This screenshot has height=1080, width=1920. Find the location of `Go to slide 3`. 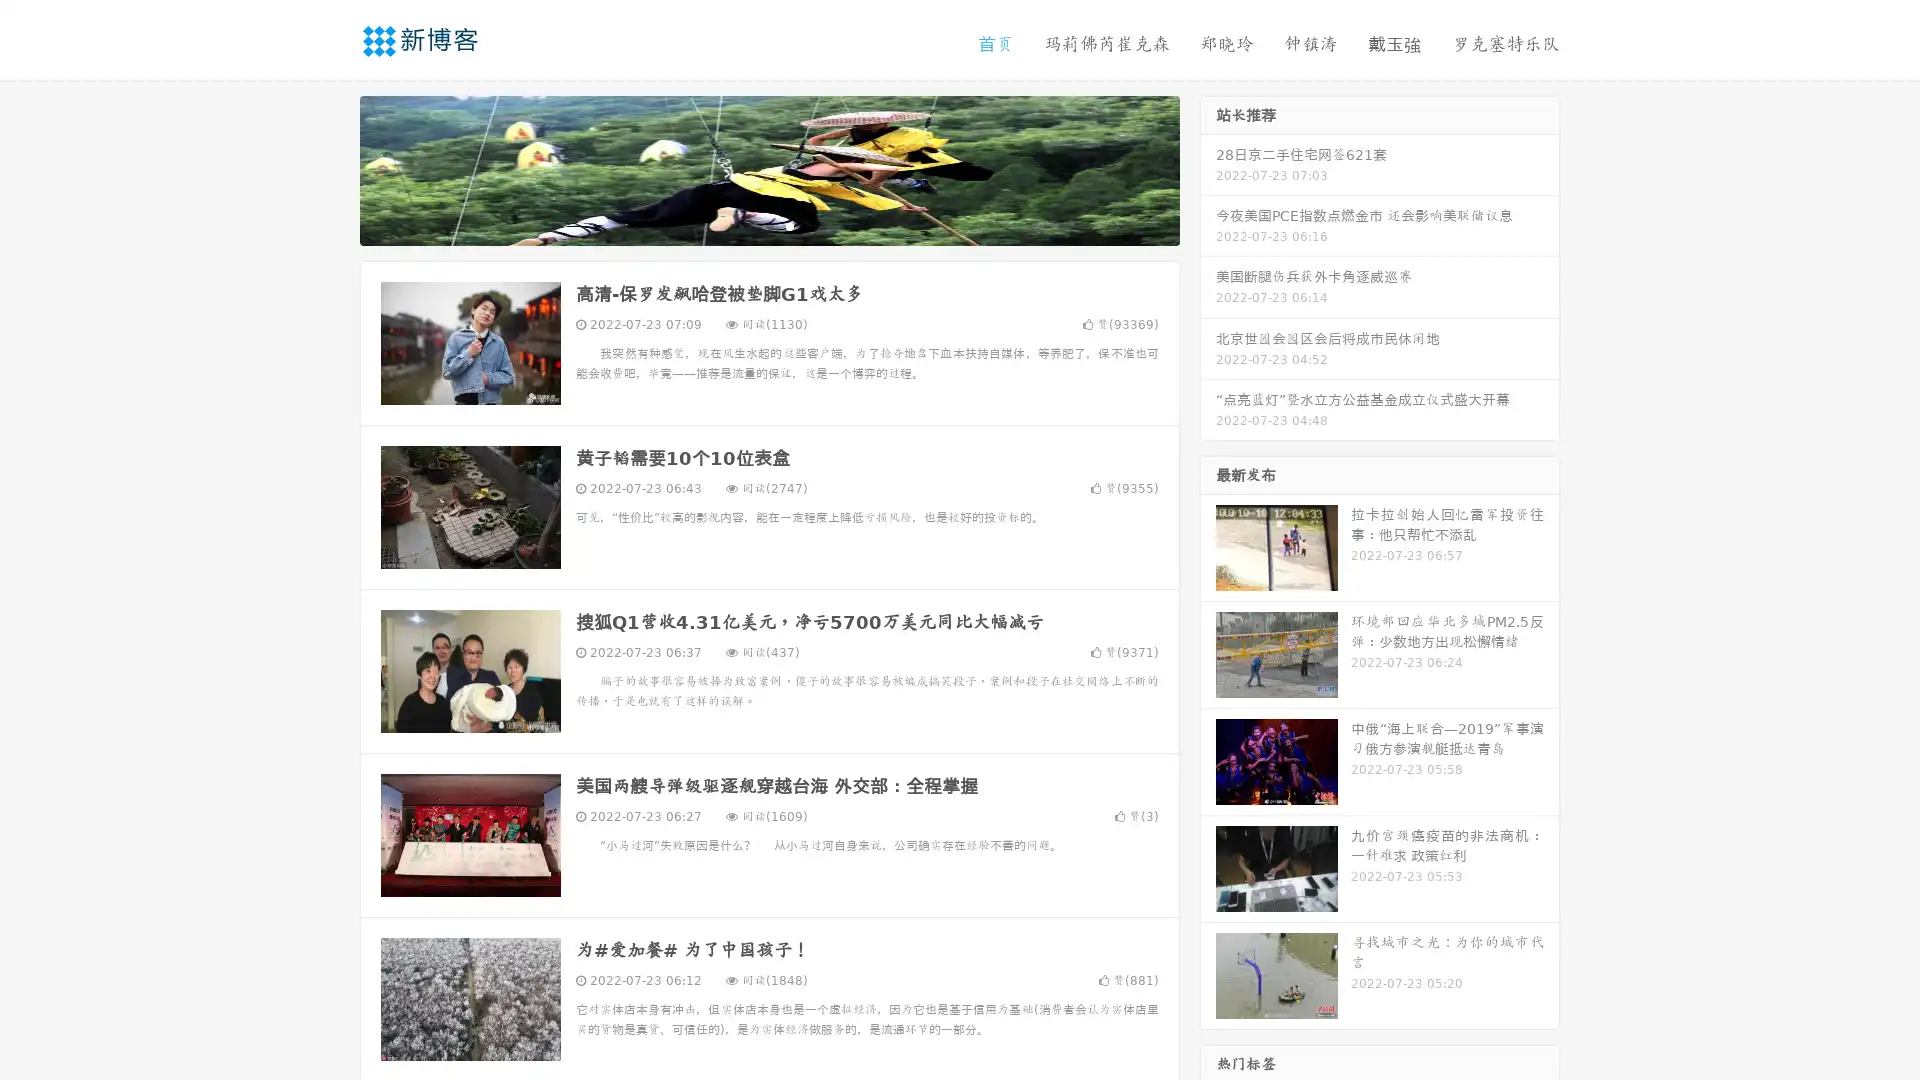

Go to slide 3 is located at coordinates (789, 225).